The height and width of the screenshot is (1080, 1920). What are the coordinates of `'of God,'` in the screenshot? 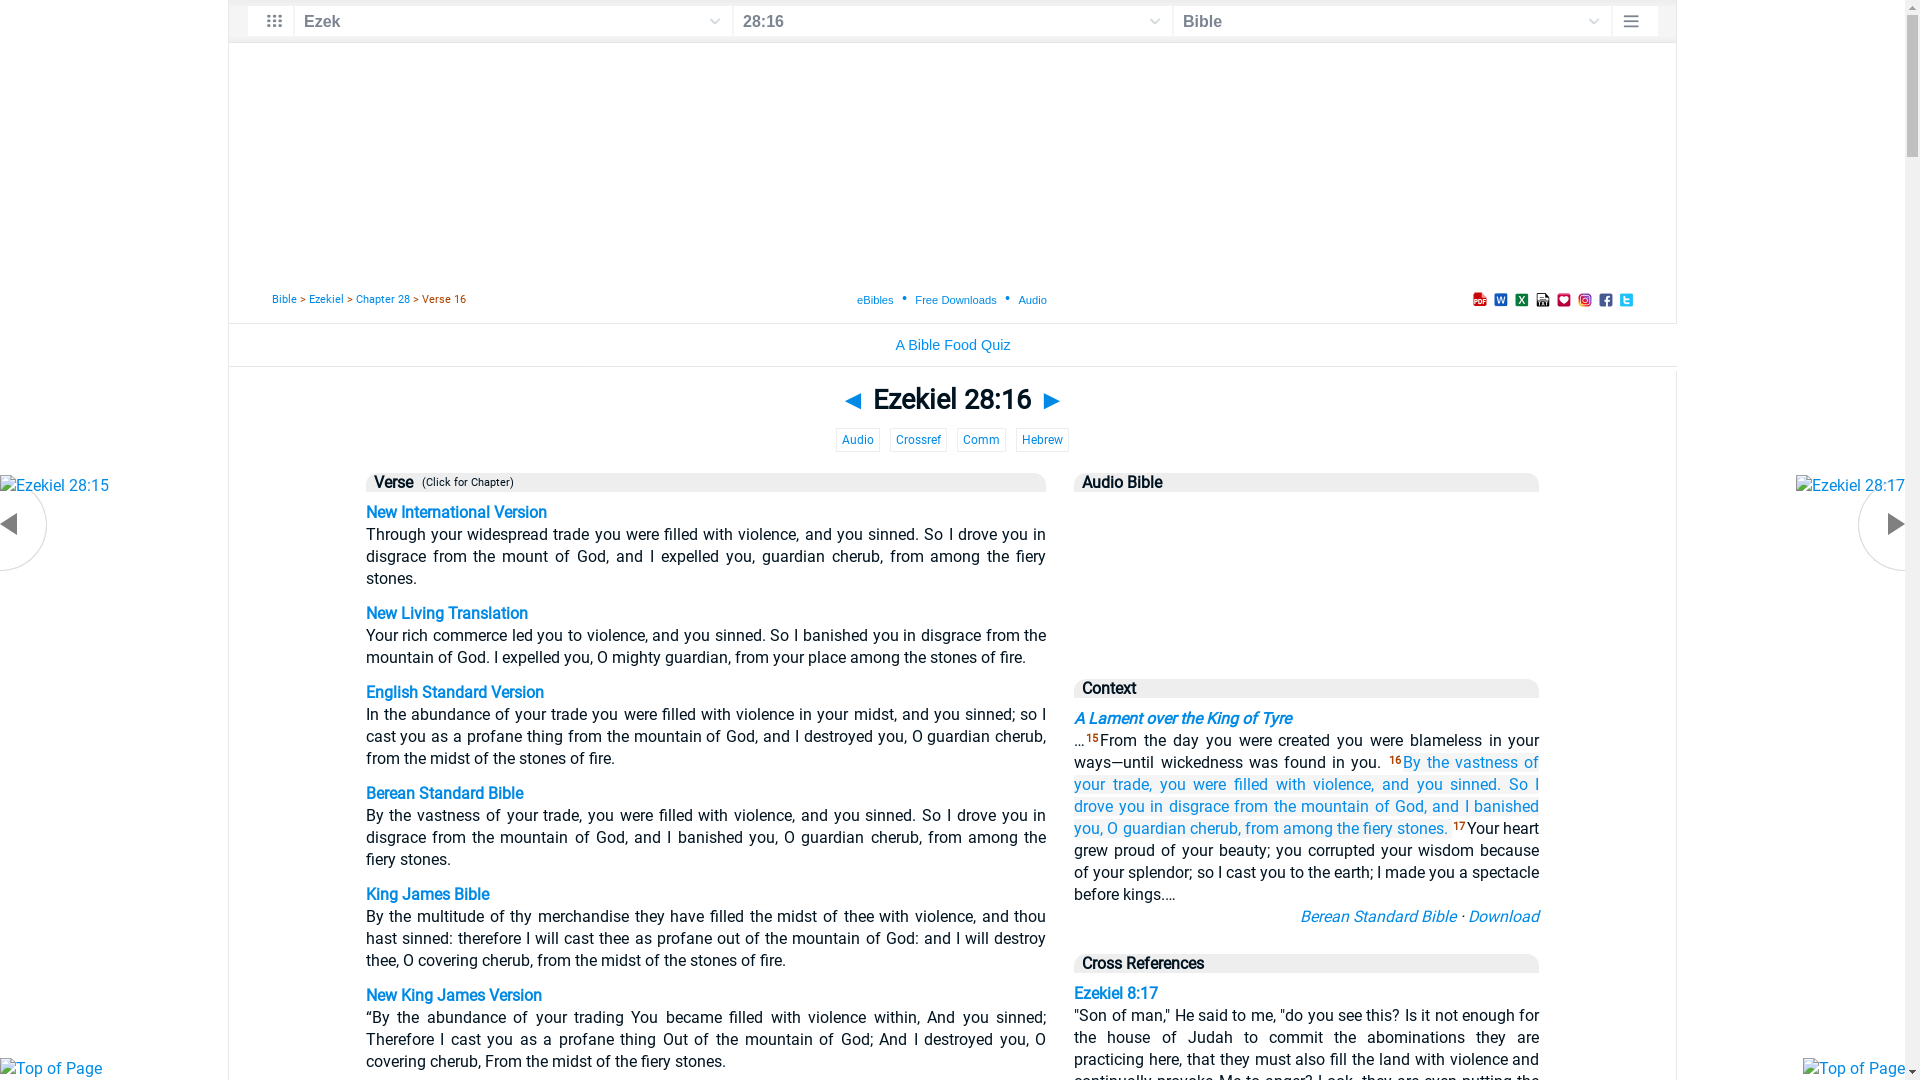 It's located at (1400, 805).